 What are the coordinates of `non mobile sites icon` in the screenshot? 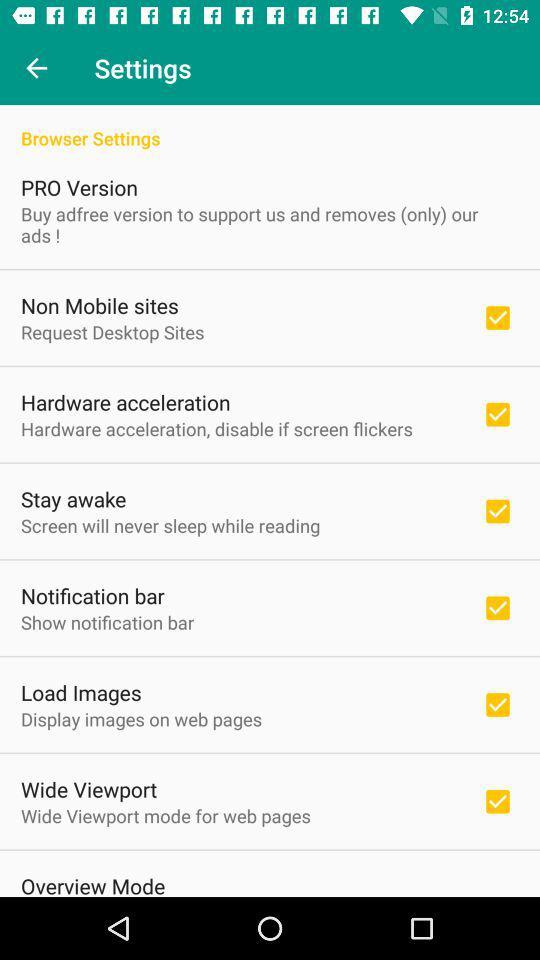 It's located at (98, 305).